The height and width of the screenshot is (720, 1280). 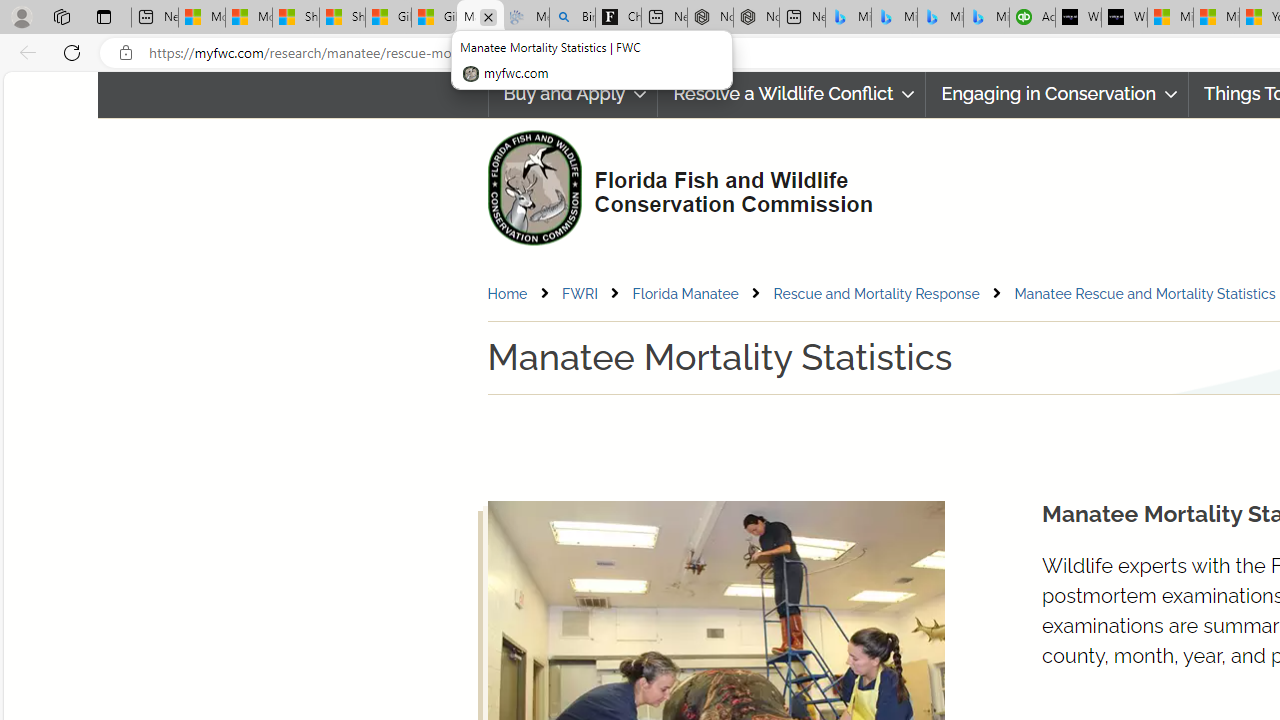 What do you see at coordinates (876, 293) in the screenshot?
I see `'Rescue and Mortality Response'` at bounding box center [876, 293].